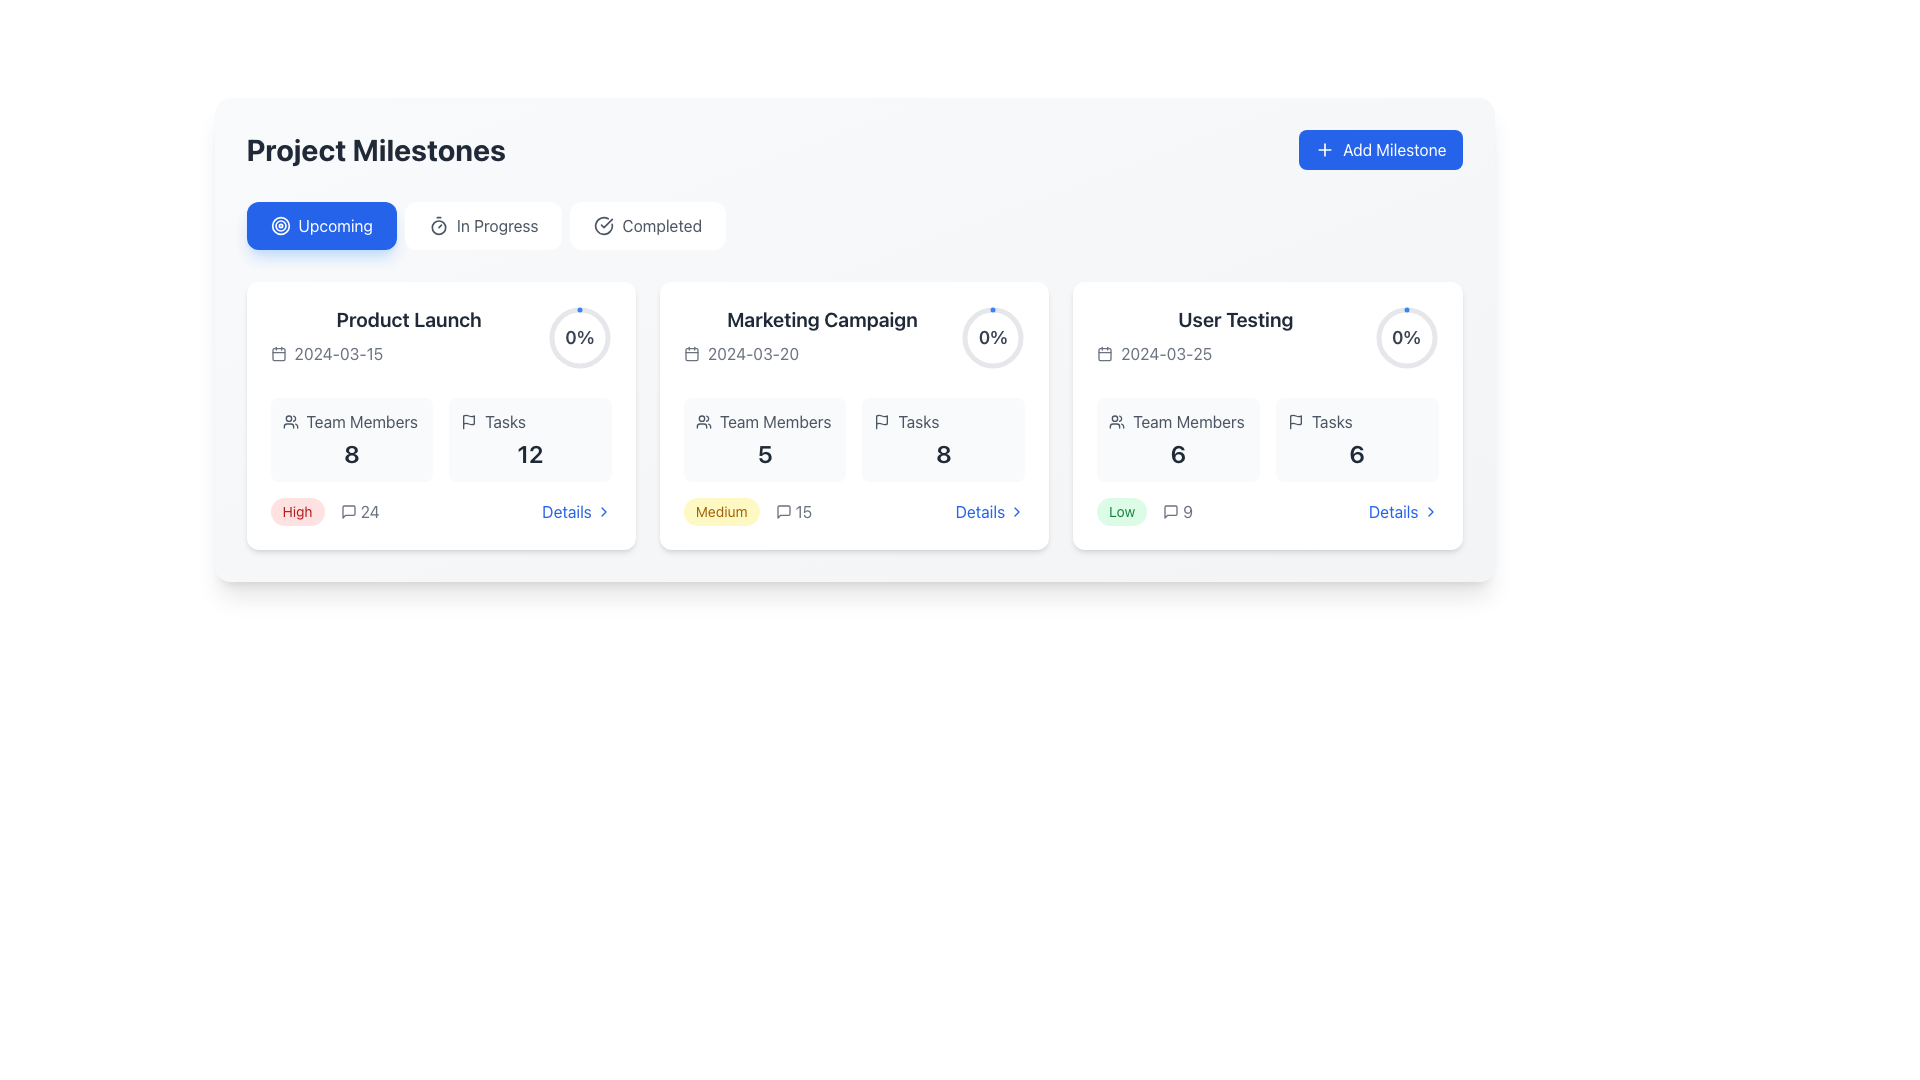  I want to click on the blue hyperlink labeled 'Details' with an accompanying right-facing chevron icon, so click(1402, 511).